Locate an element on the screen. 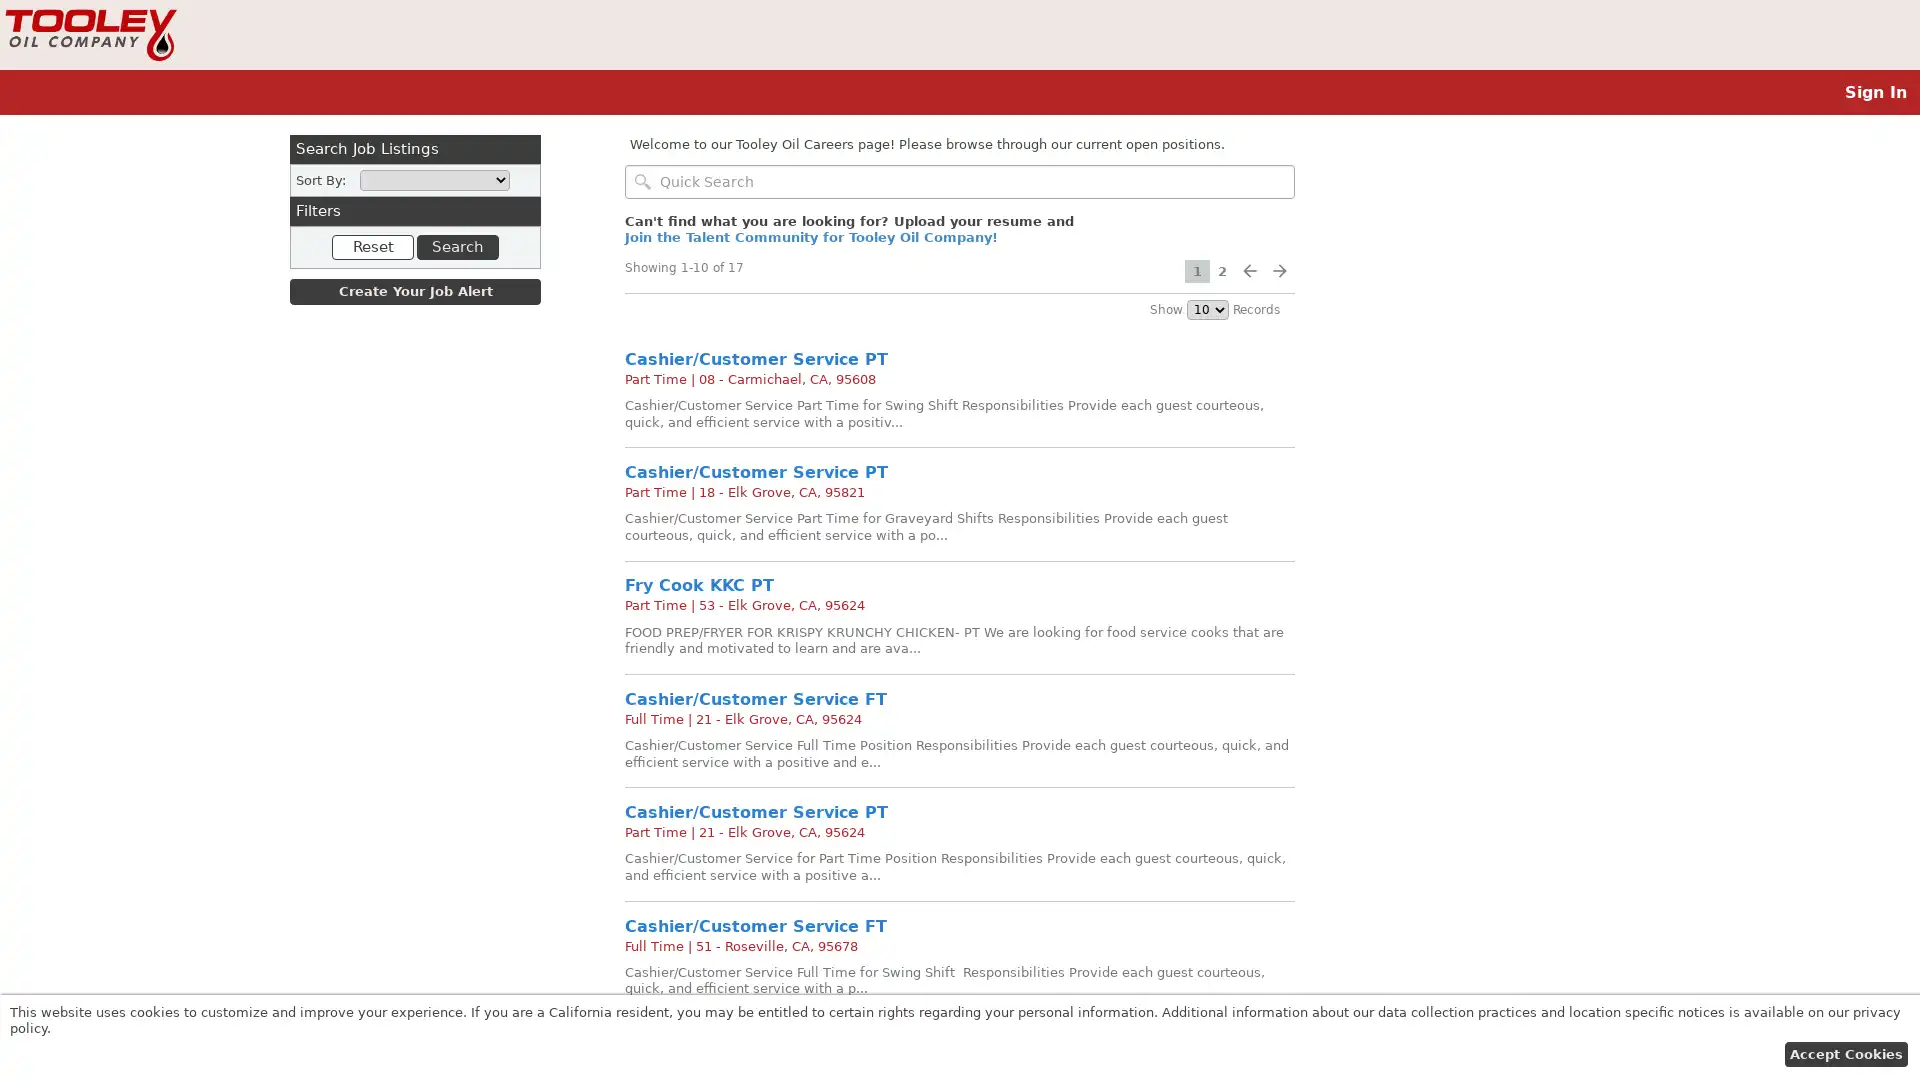  Accept Cookies is located at coordinates (1844, 1053).